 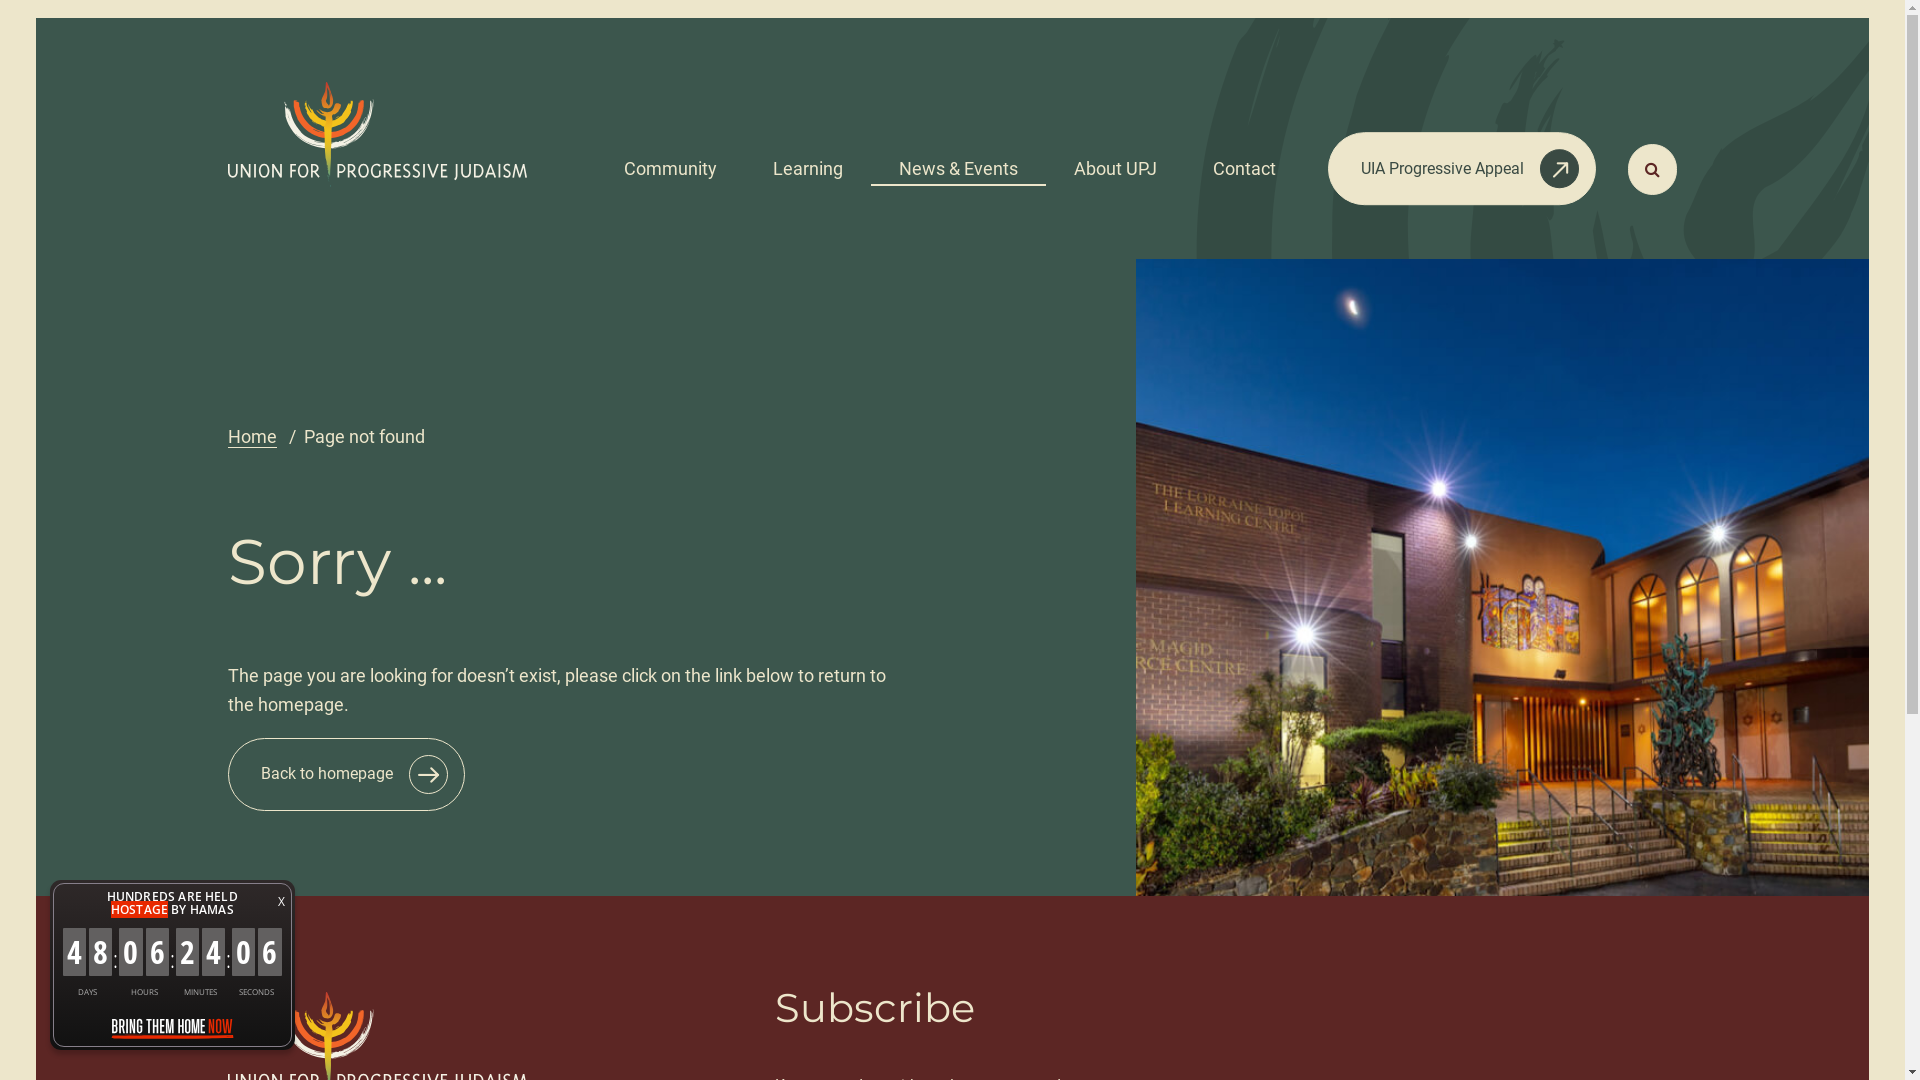 What do you see at coordinates (807, 161) in the screenshot?
I see `'Learning'` at bounding box center [807, 161].